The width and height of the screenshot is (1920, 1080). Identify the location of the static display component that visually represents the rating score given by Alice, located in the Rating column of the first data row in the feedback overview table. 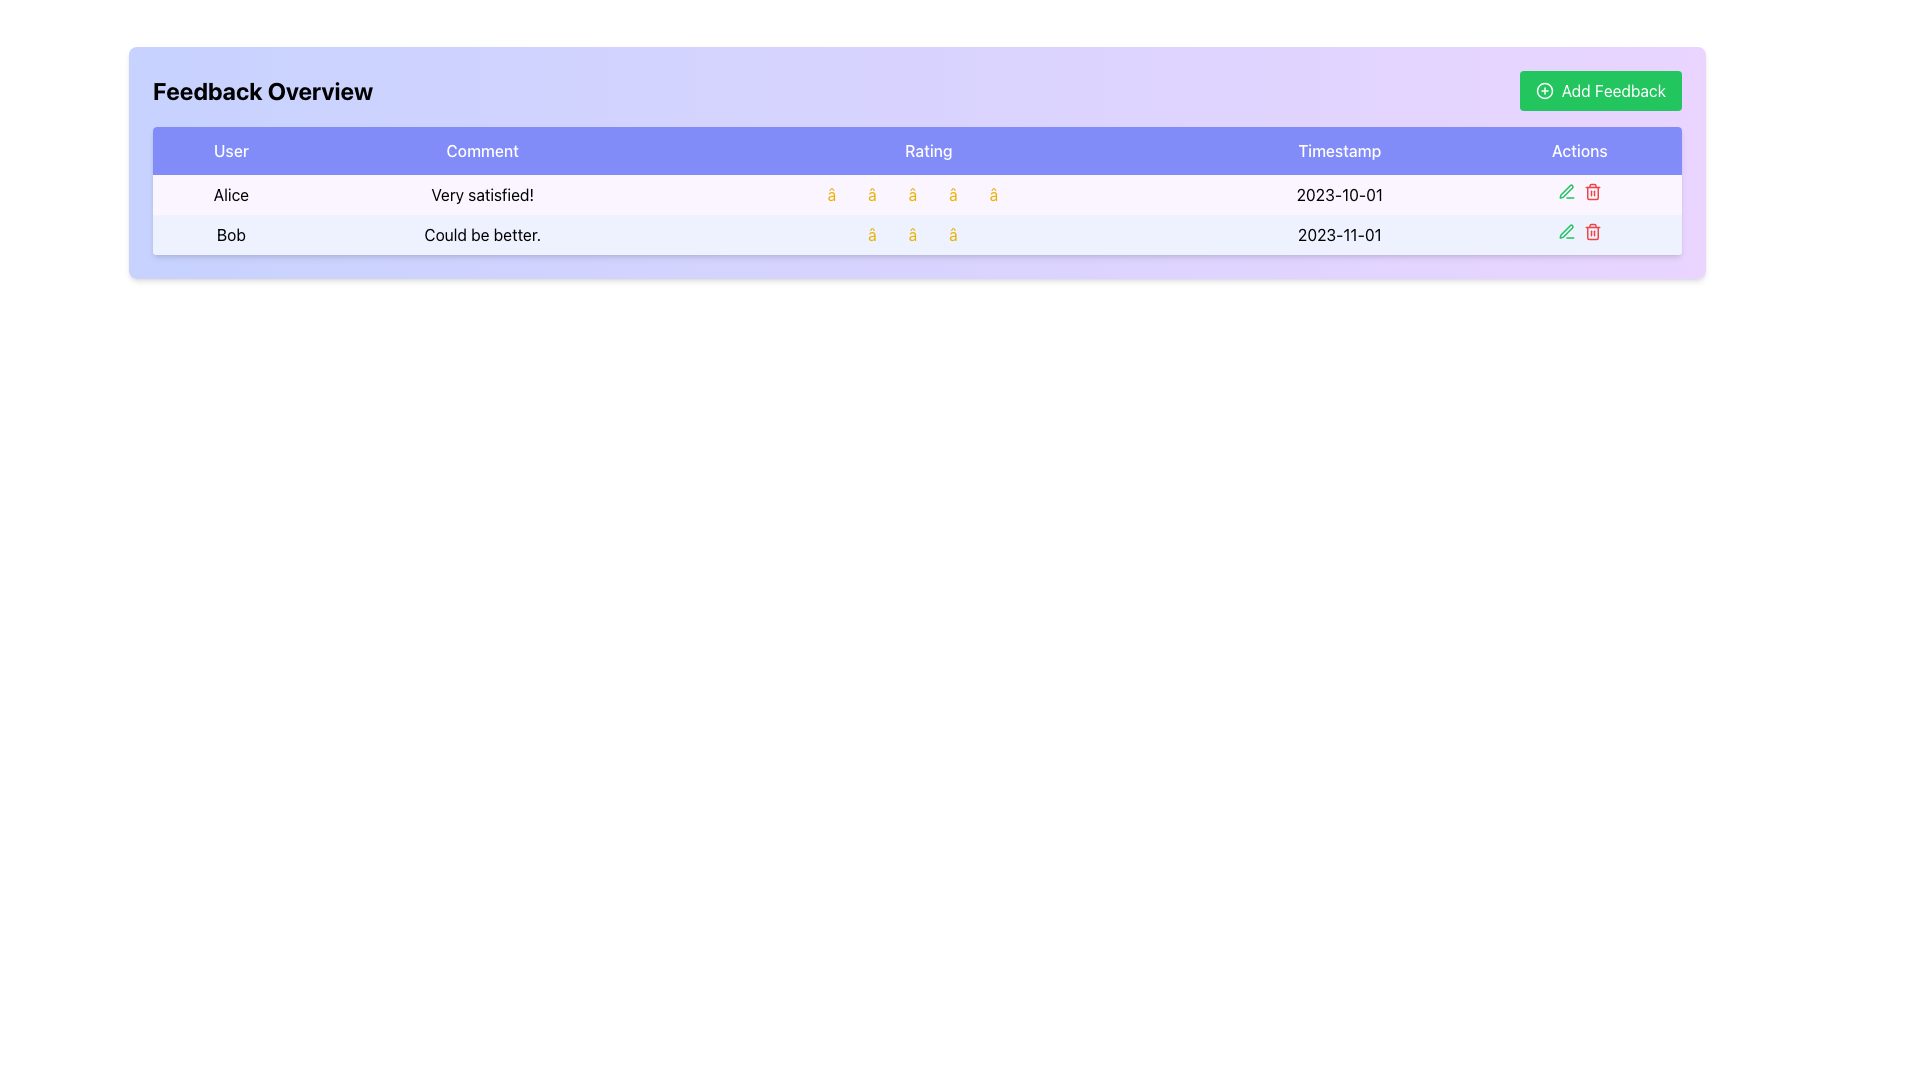
(927, 195).